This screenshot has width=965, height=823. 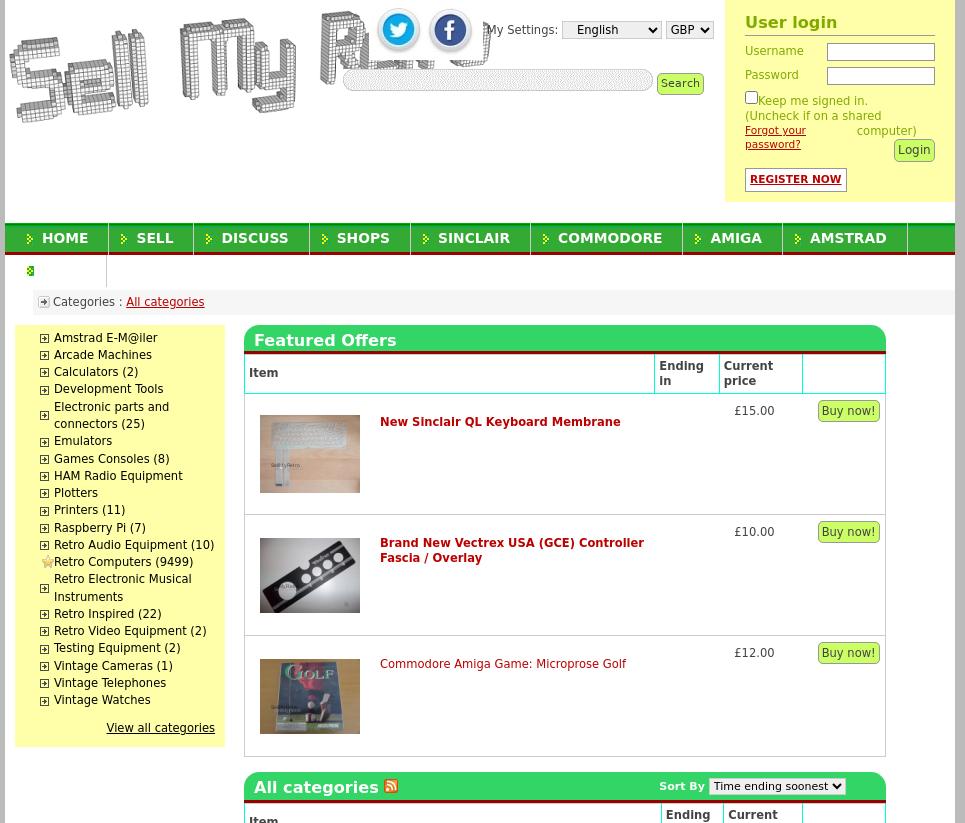 I want to click on 'Register now', so click(x=795, y=177).